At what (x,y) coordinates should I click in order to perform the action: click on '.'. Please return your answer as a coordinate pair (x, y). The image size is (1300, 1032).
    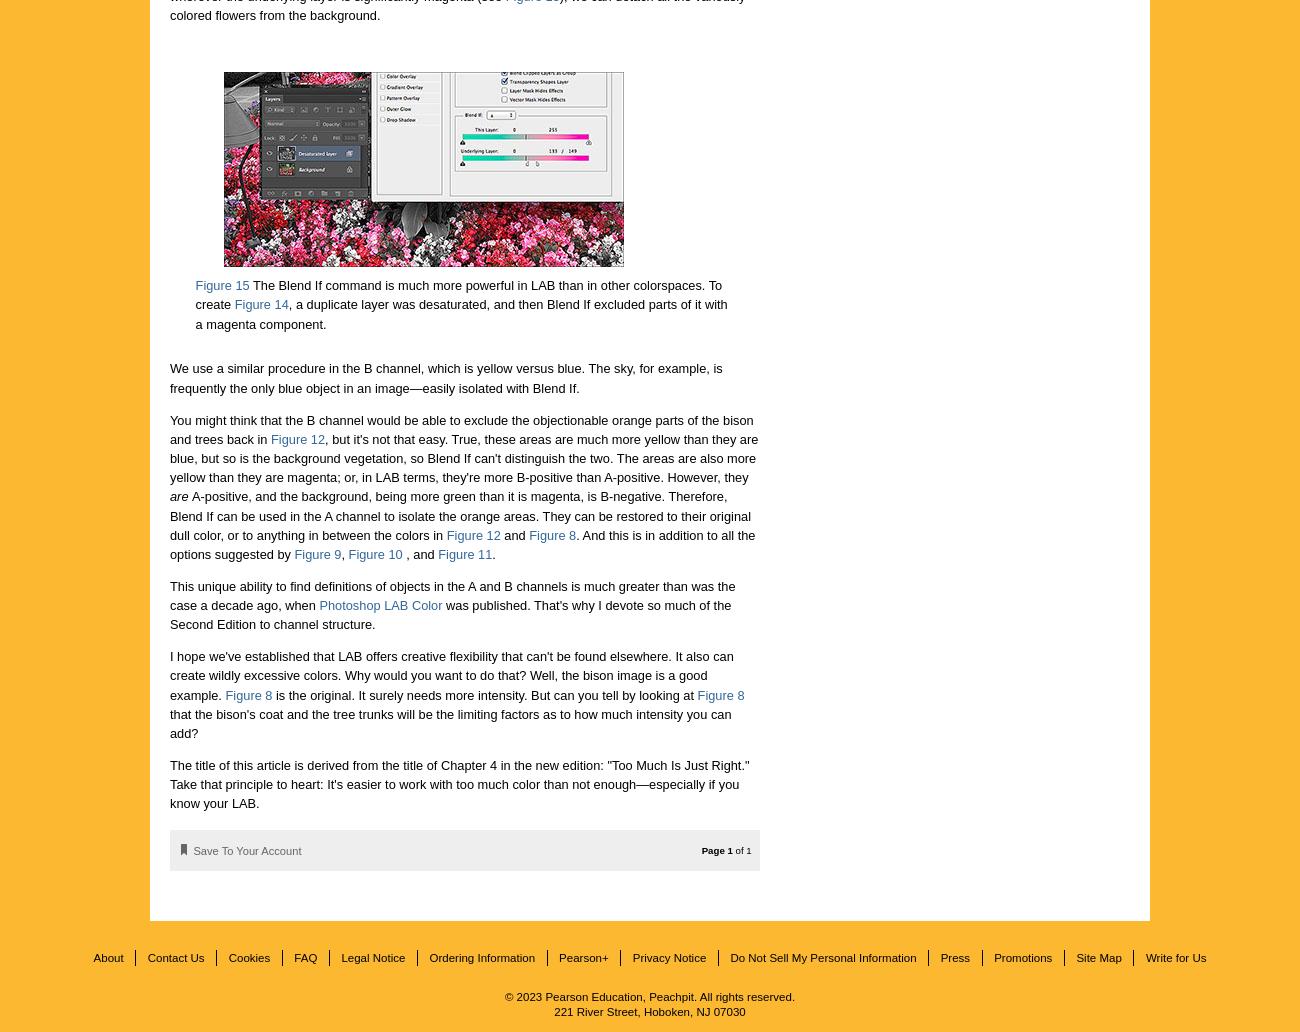
    Looking at the image, I should click on (493, 553).